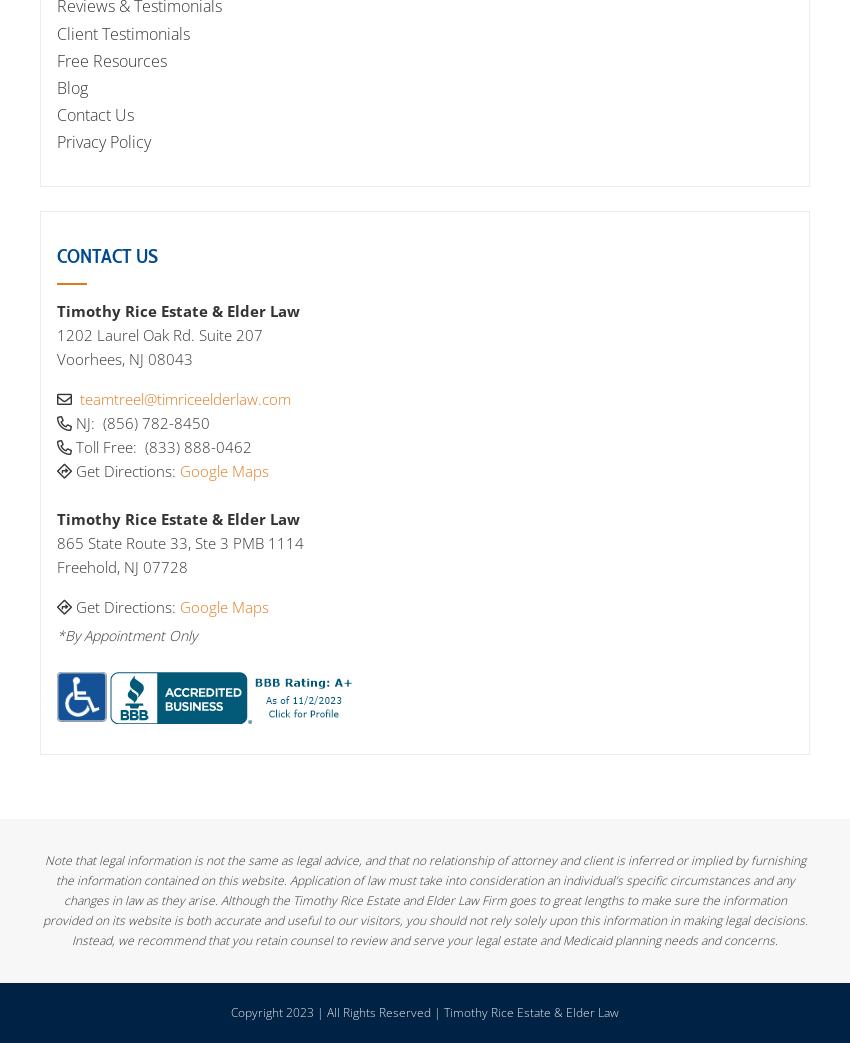  Describe the element at coordinates (184, 398) in the screenshot. I see `'teamtreel@timriceelderlaw.com'` at that location.